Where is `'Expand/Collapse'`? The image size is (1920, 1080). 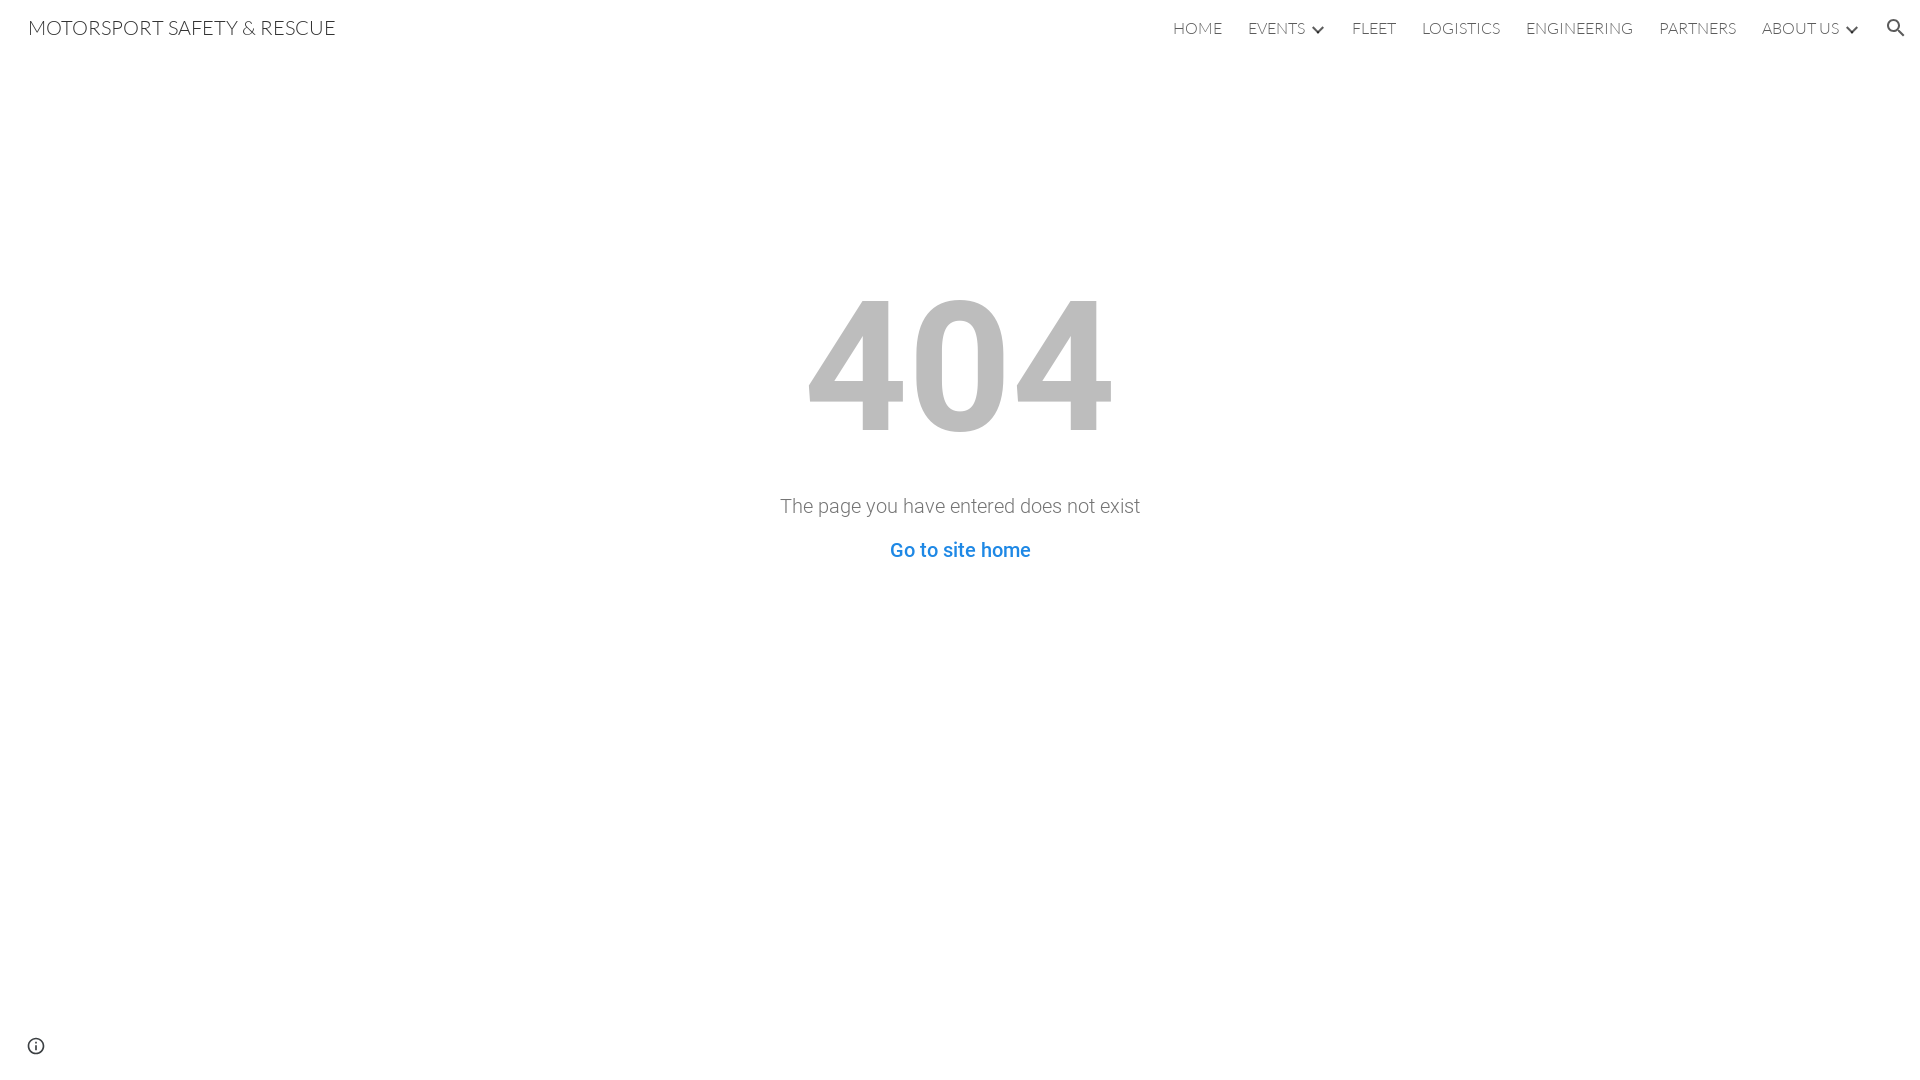 'Expand/Collapse' is located at coordinates (1850, 27).